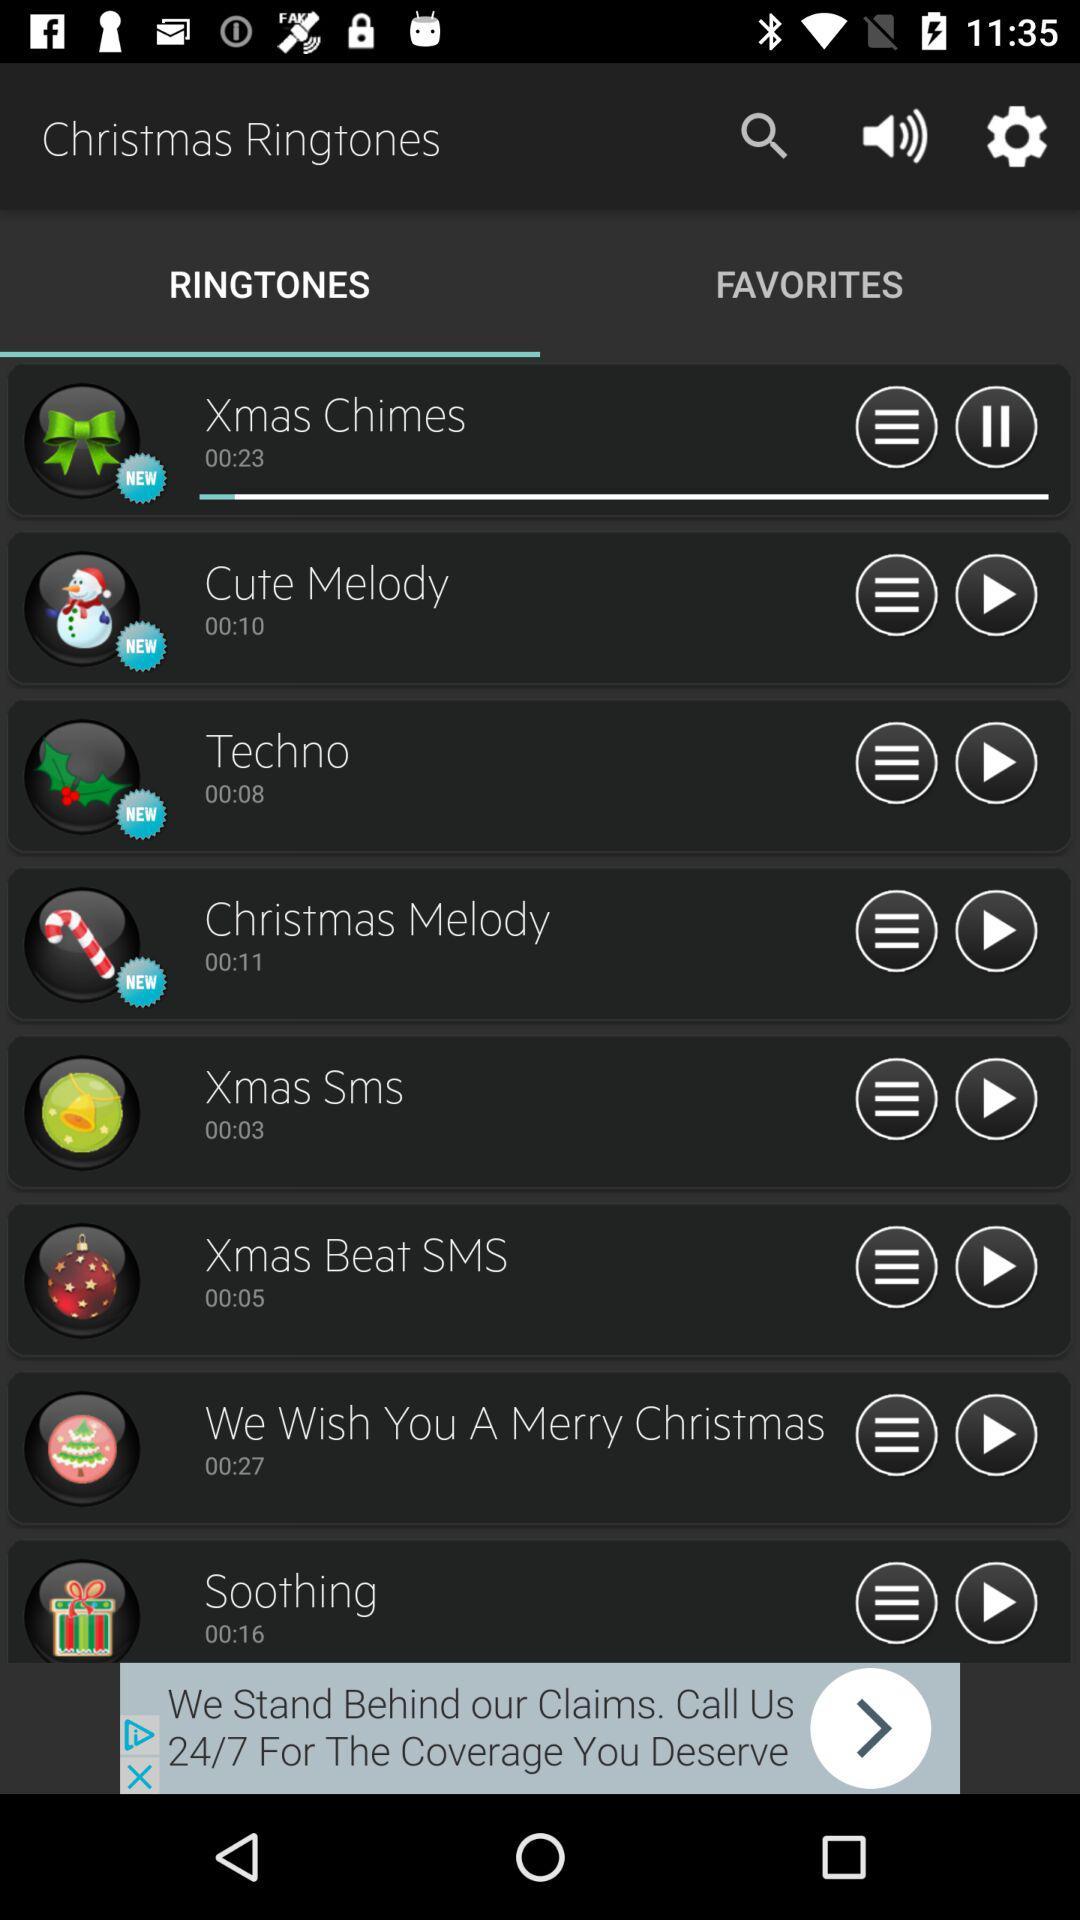 This screenshot has height=1920, width=1080. What do you see at coordinates (80, 440) in the screenshot?
I see `see image` at bounding box center [80, 440].